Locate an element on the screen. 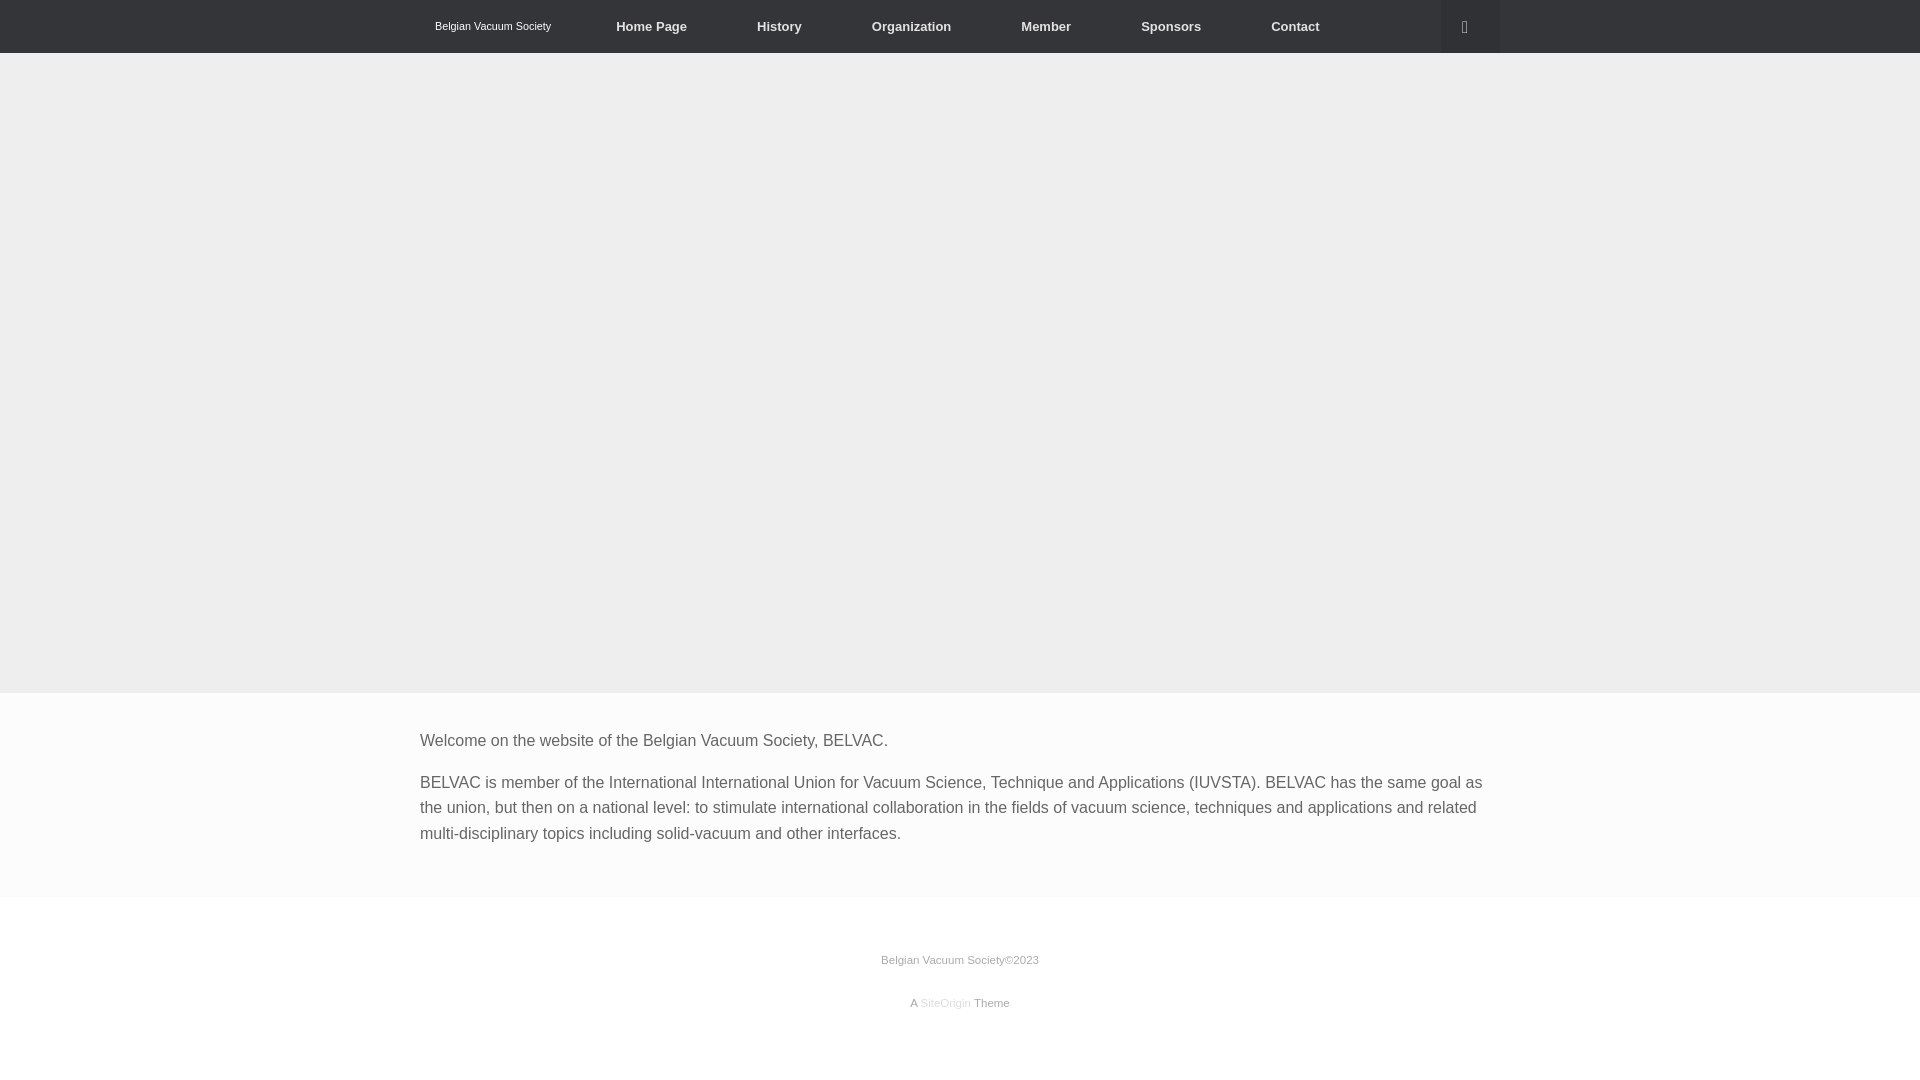  'Belgian Vacuum Society' is located at coordinates (493, 26).